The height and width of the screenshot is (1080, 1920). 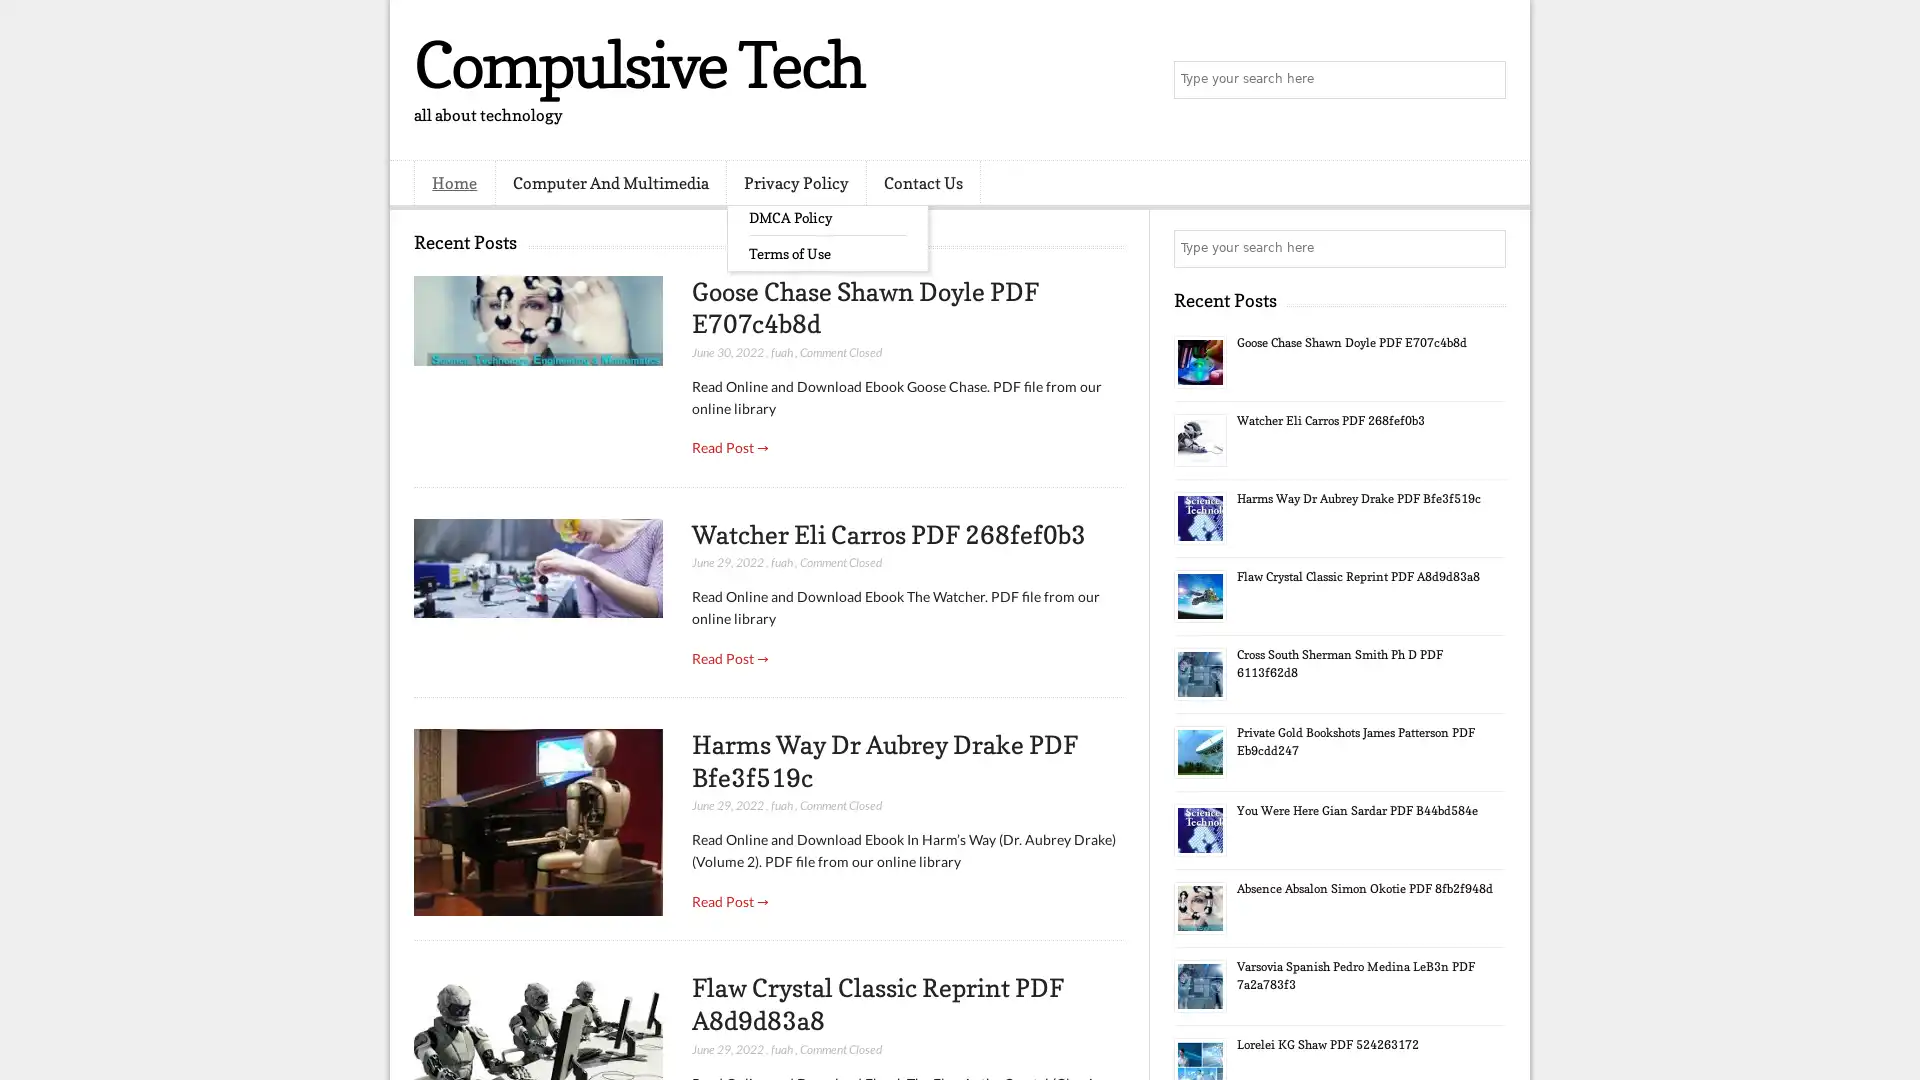 What do you see at coordinates (1485, 80) in the screenshot?
I see `Search` at bounding box center [1485, 80].